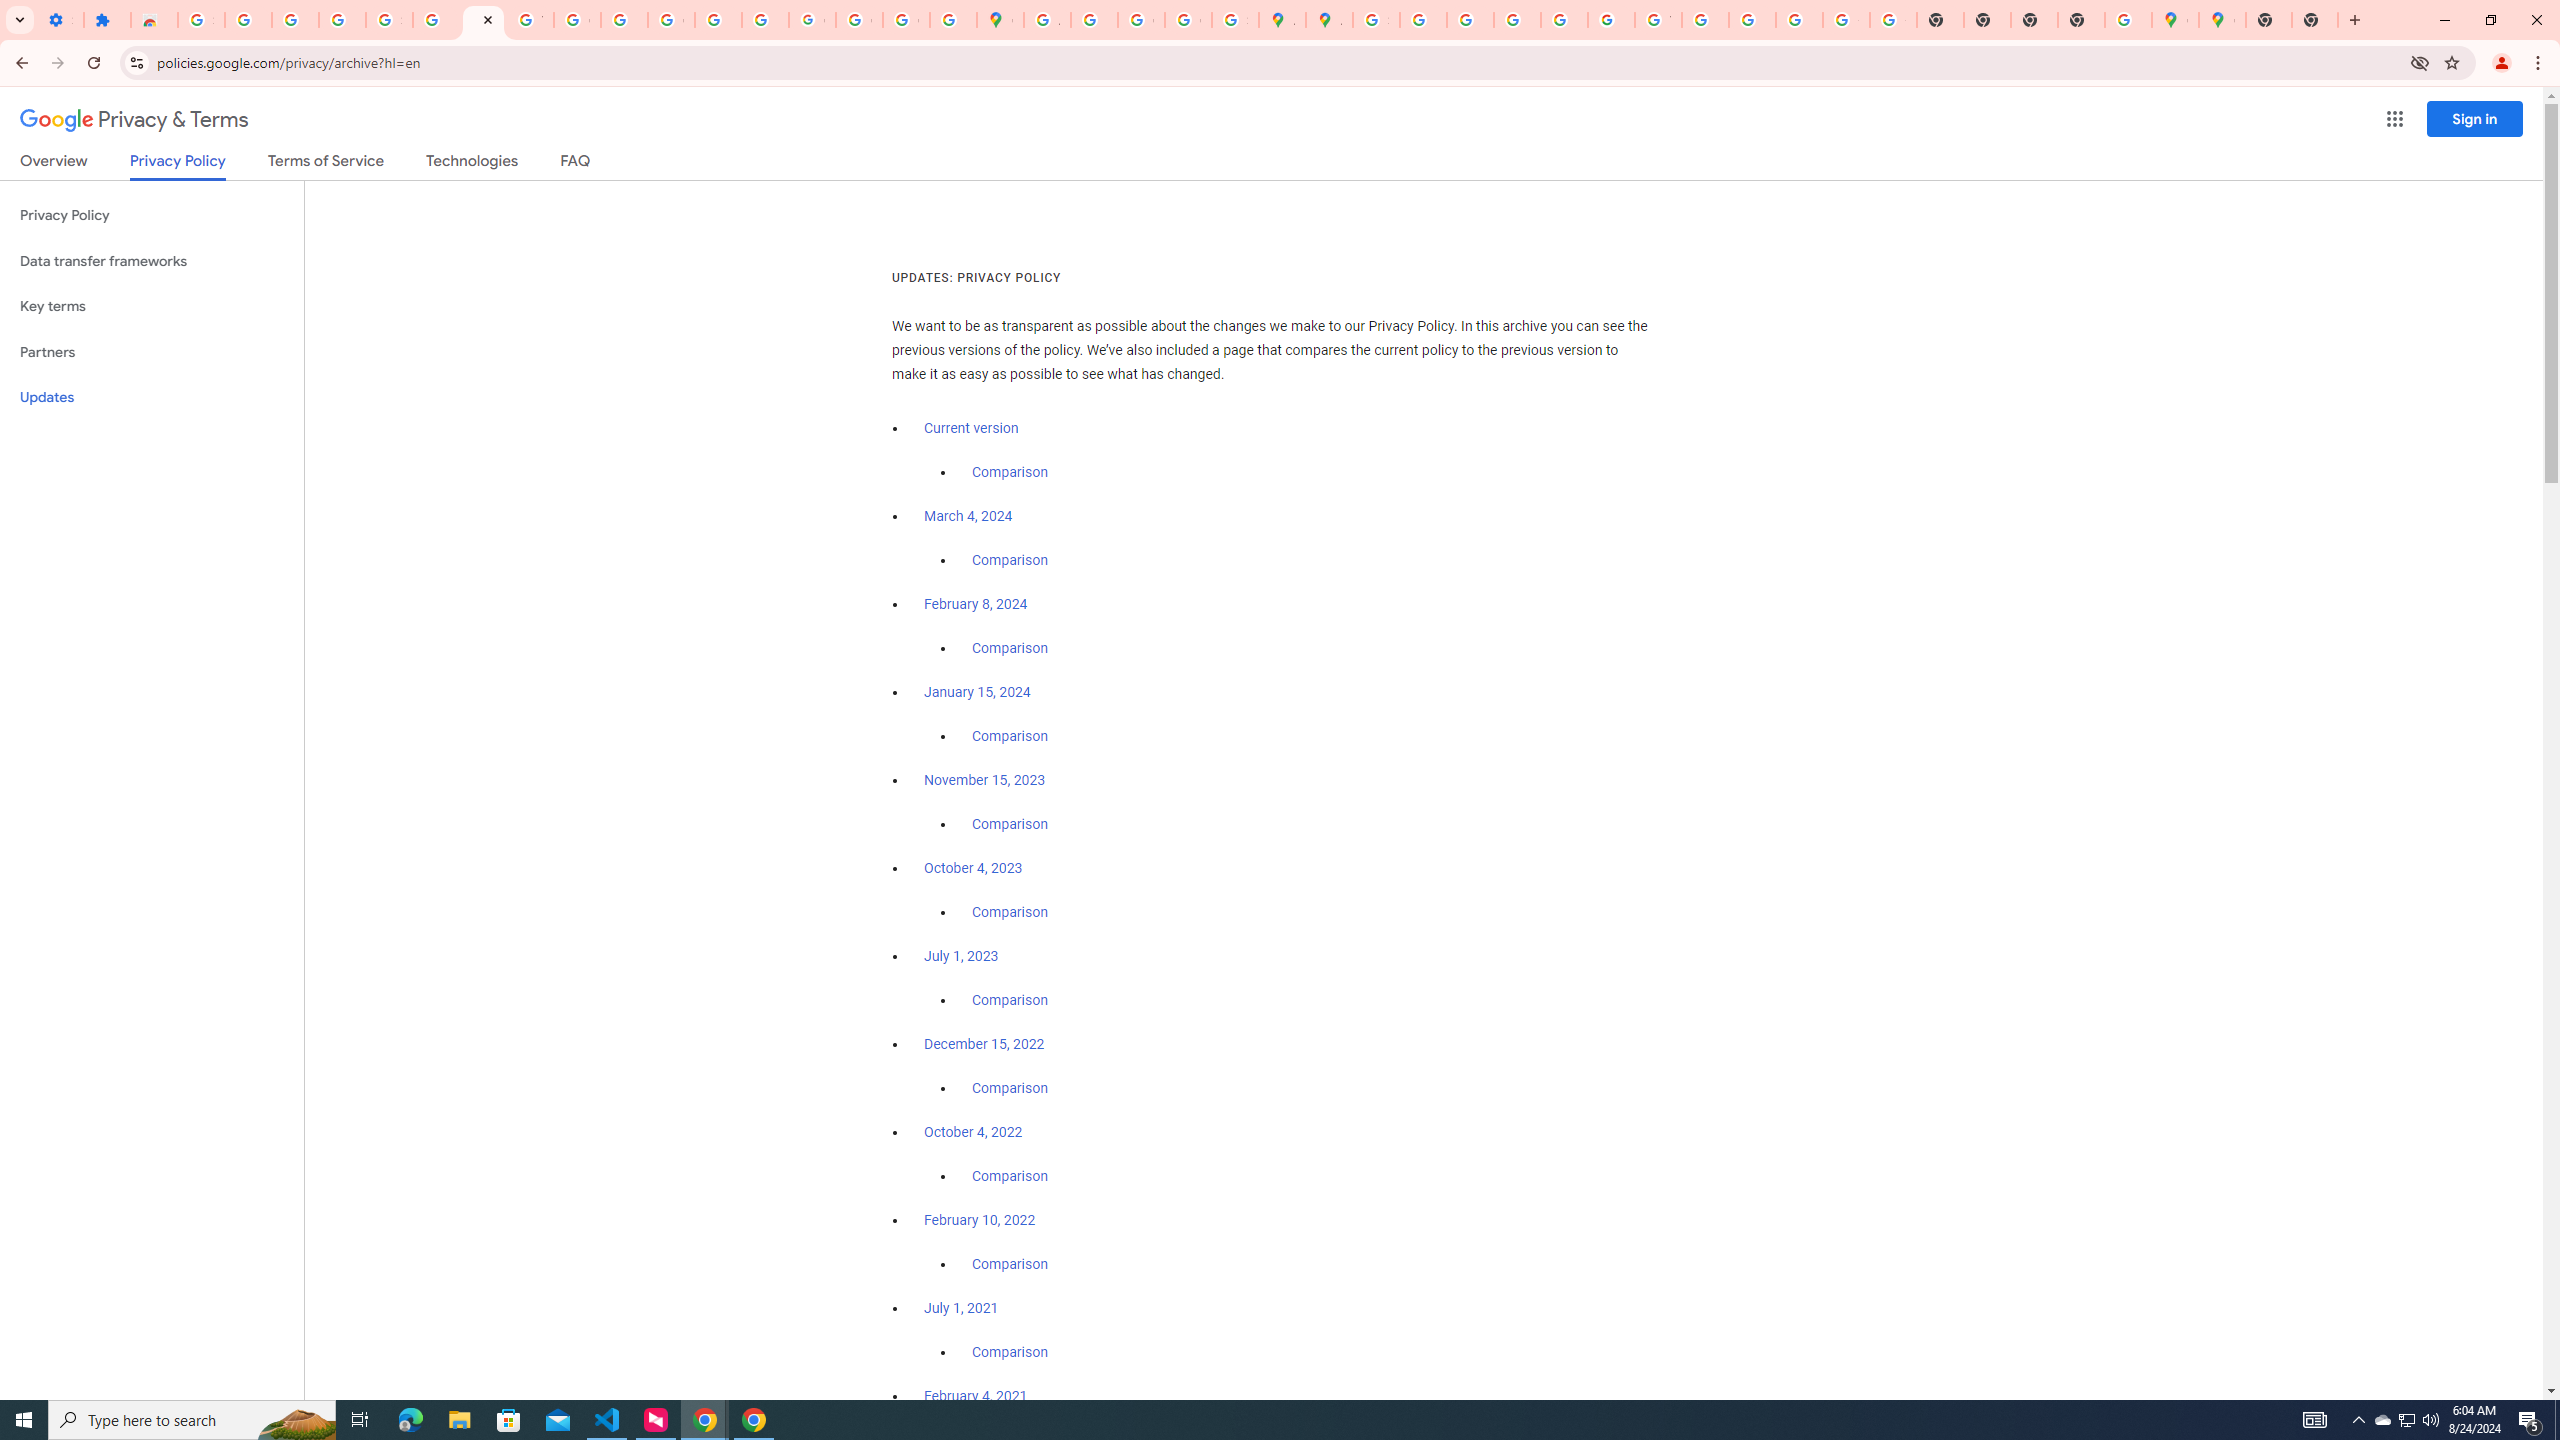 Image resolution: width=2560 pixels, height=1440 pixels. Describe the element at coordinates (977, 693) in the screenshot. I see `'January 15, 2024'` at that location.